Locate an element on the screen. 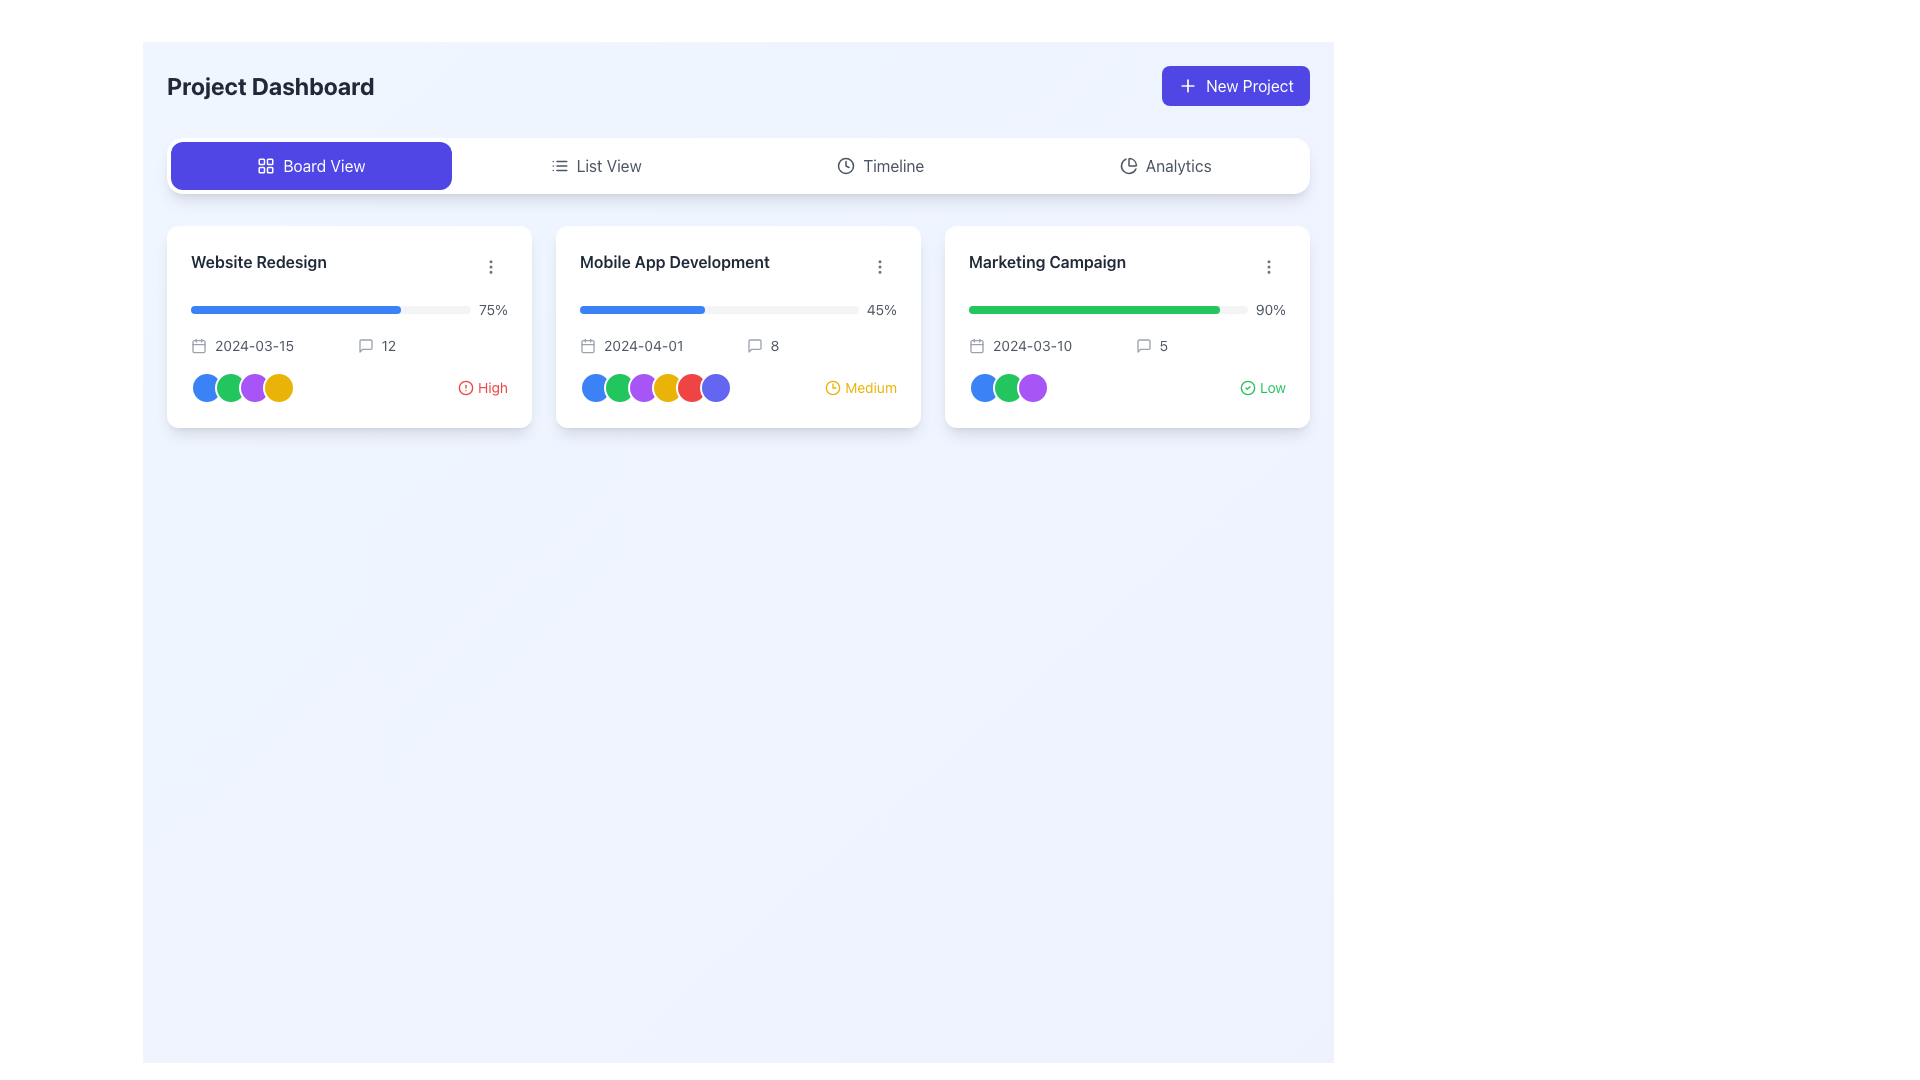  the comment count icon located within the 'Marketing Campaign' project card, positioned just left of the number '5' is located at coordinates (1143, 345).